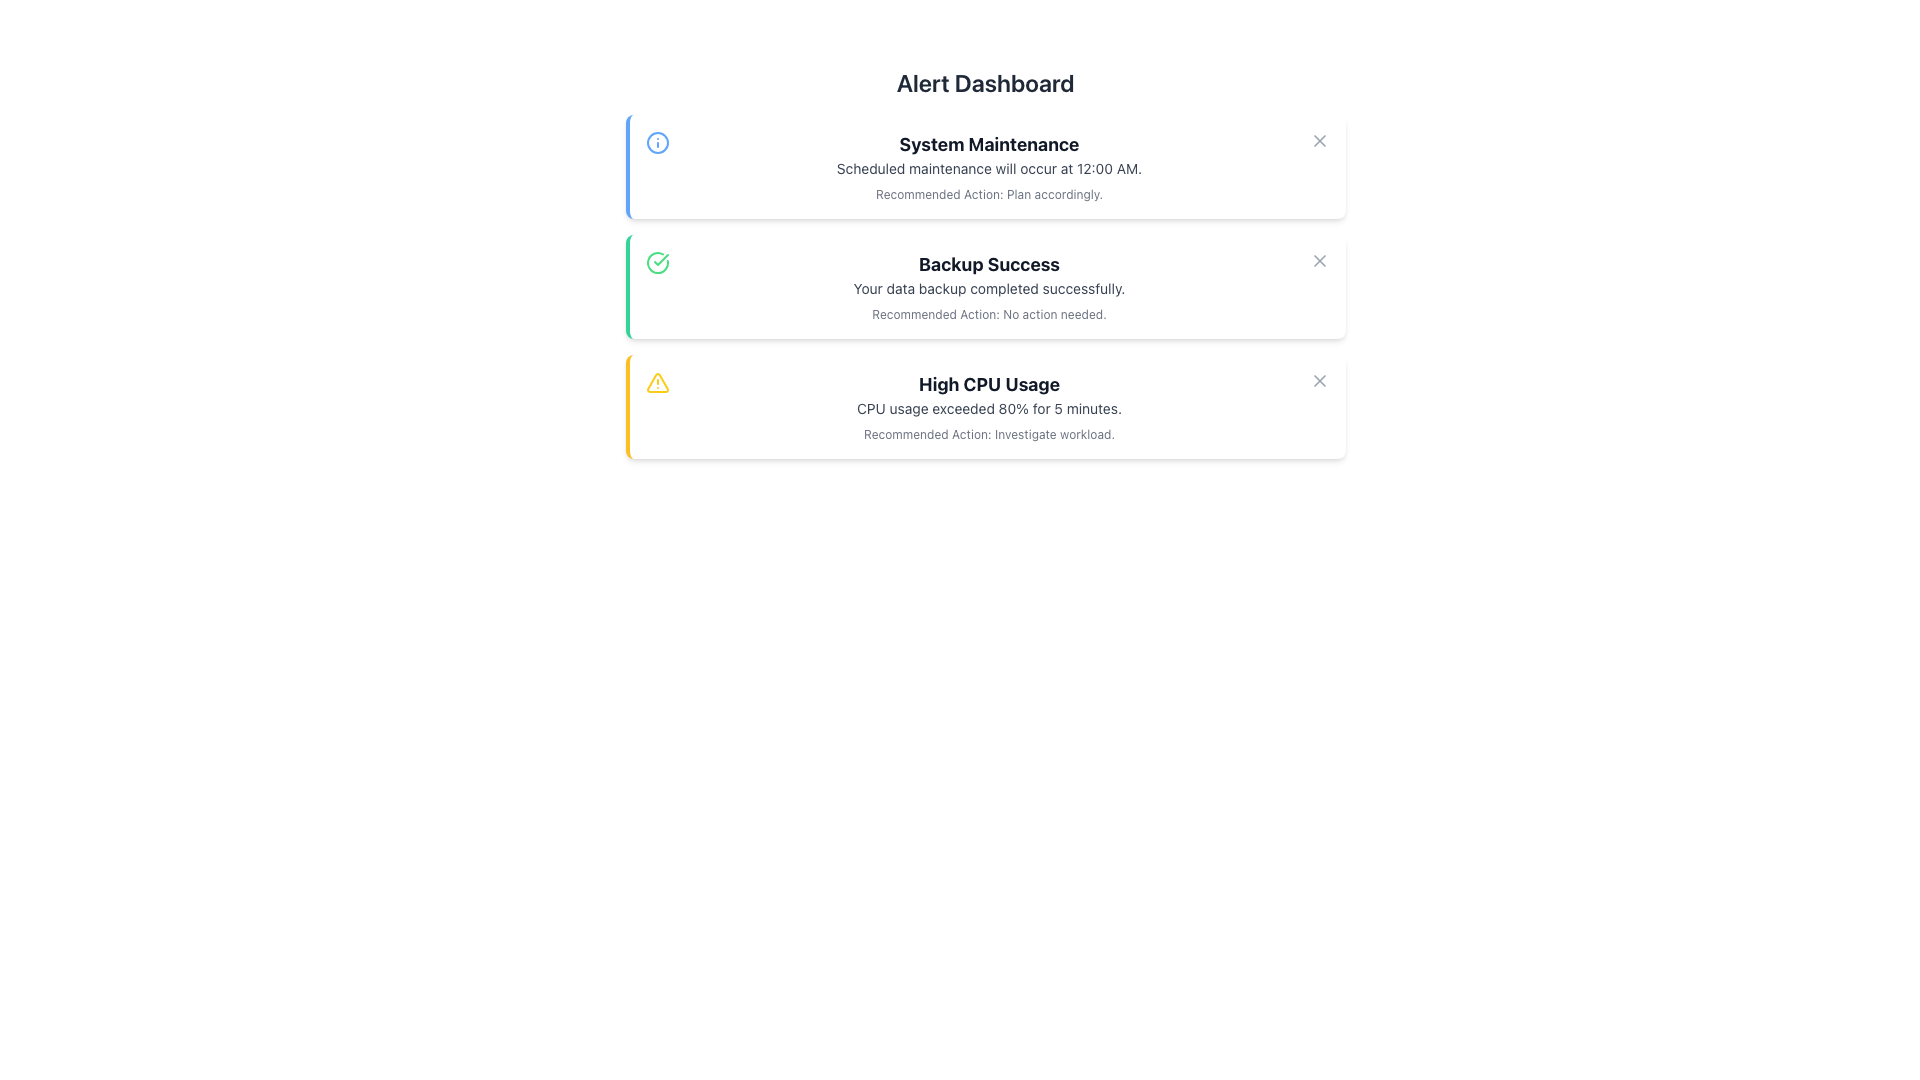 The image size is (1920, 1080). What do you see at coordinates (985, 406) in the screenshot?
I see `notification details from the third alert card in the vertical list under 'Alert Dashboard' indicating high CPU usage exceeding 80%` at bounding box center [985, 406].